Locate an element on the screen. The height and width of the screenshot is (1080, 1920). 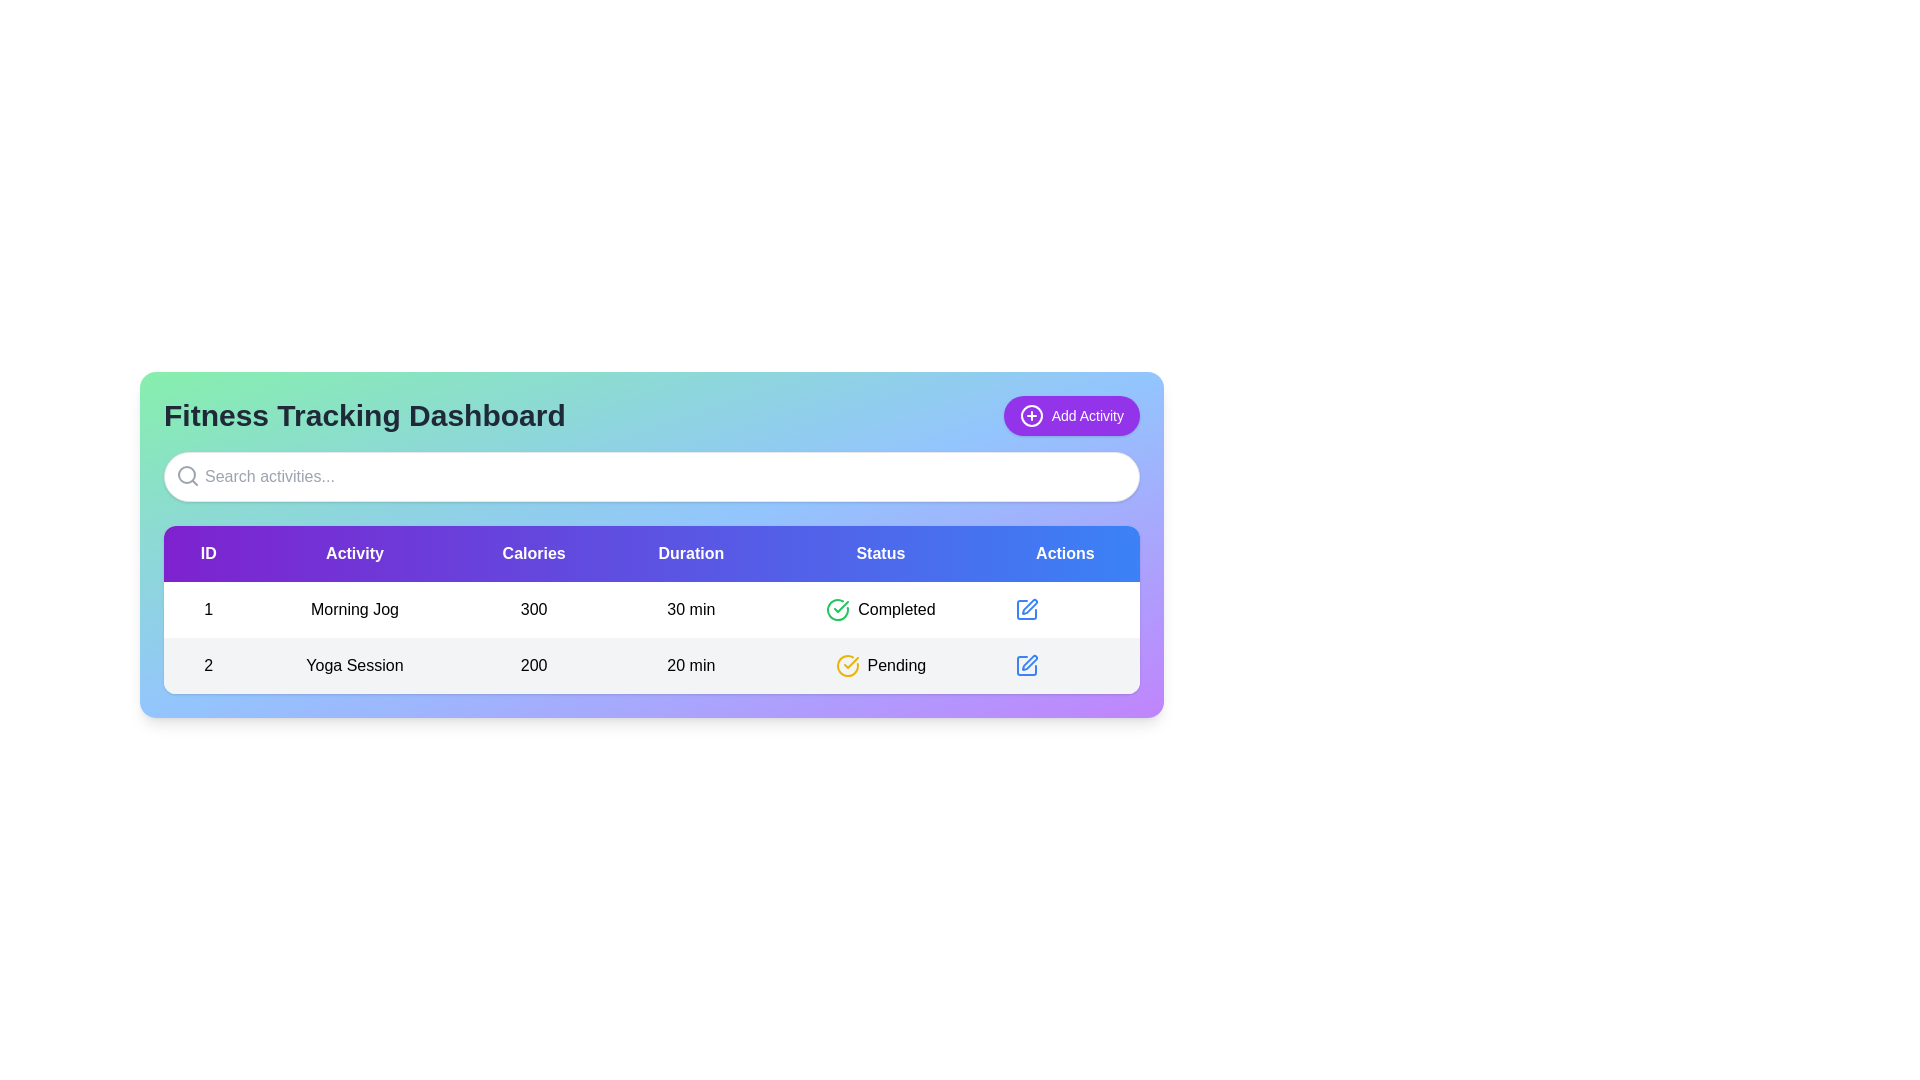
the second row of the activities table that displays details about the Yoga Session is located at coordinates (652, 666).